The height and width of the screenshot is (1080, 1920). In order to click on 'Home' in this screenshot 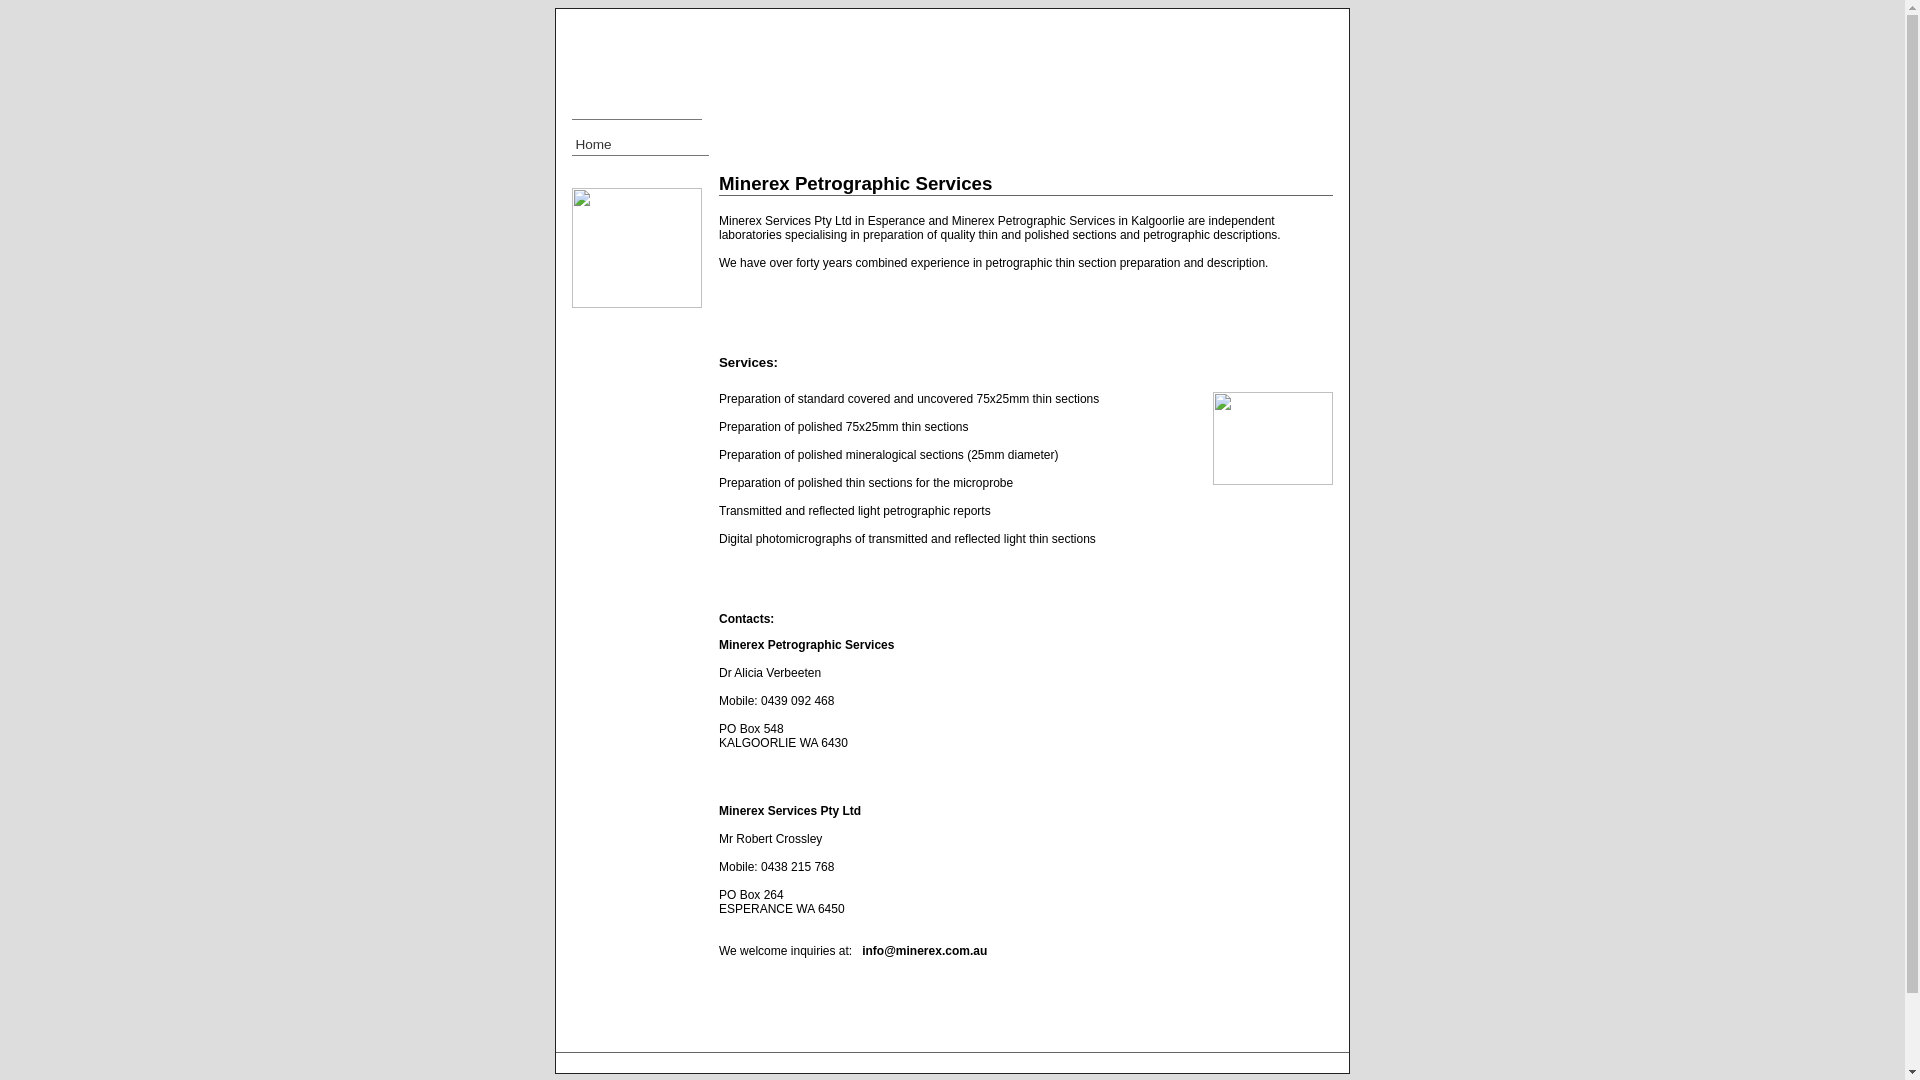, I will do `click(640, 144)`.